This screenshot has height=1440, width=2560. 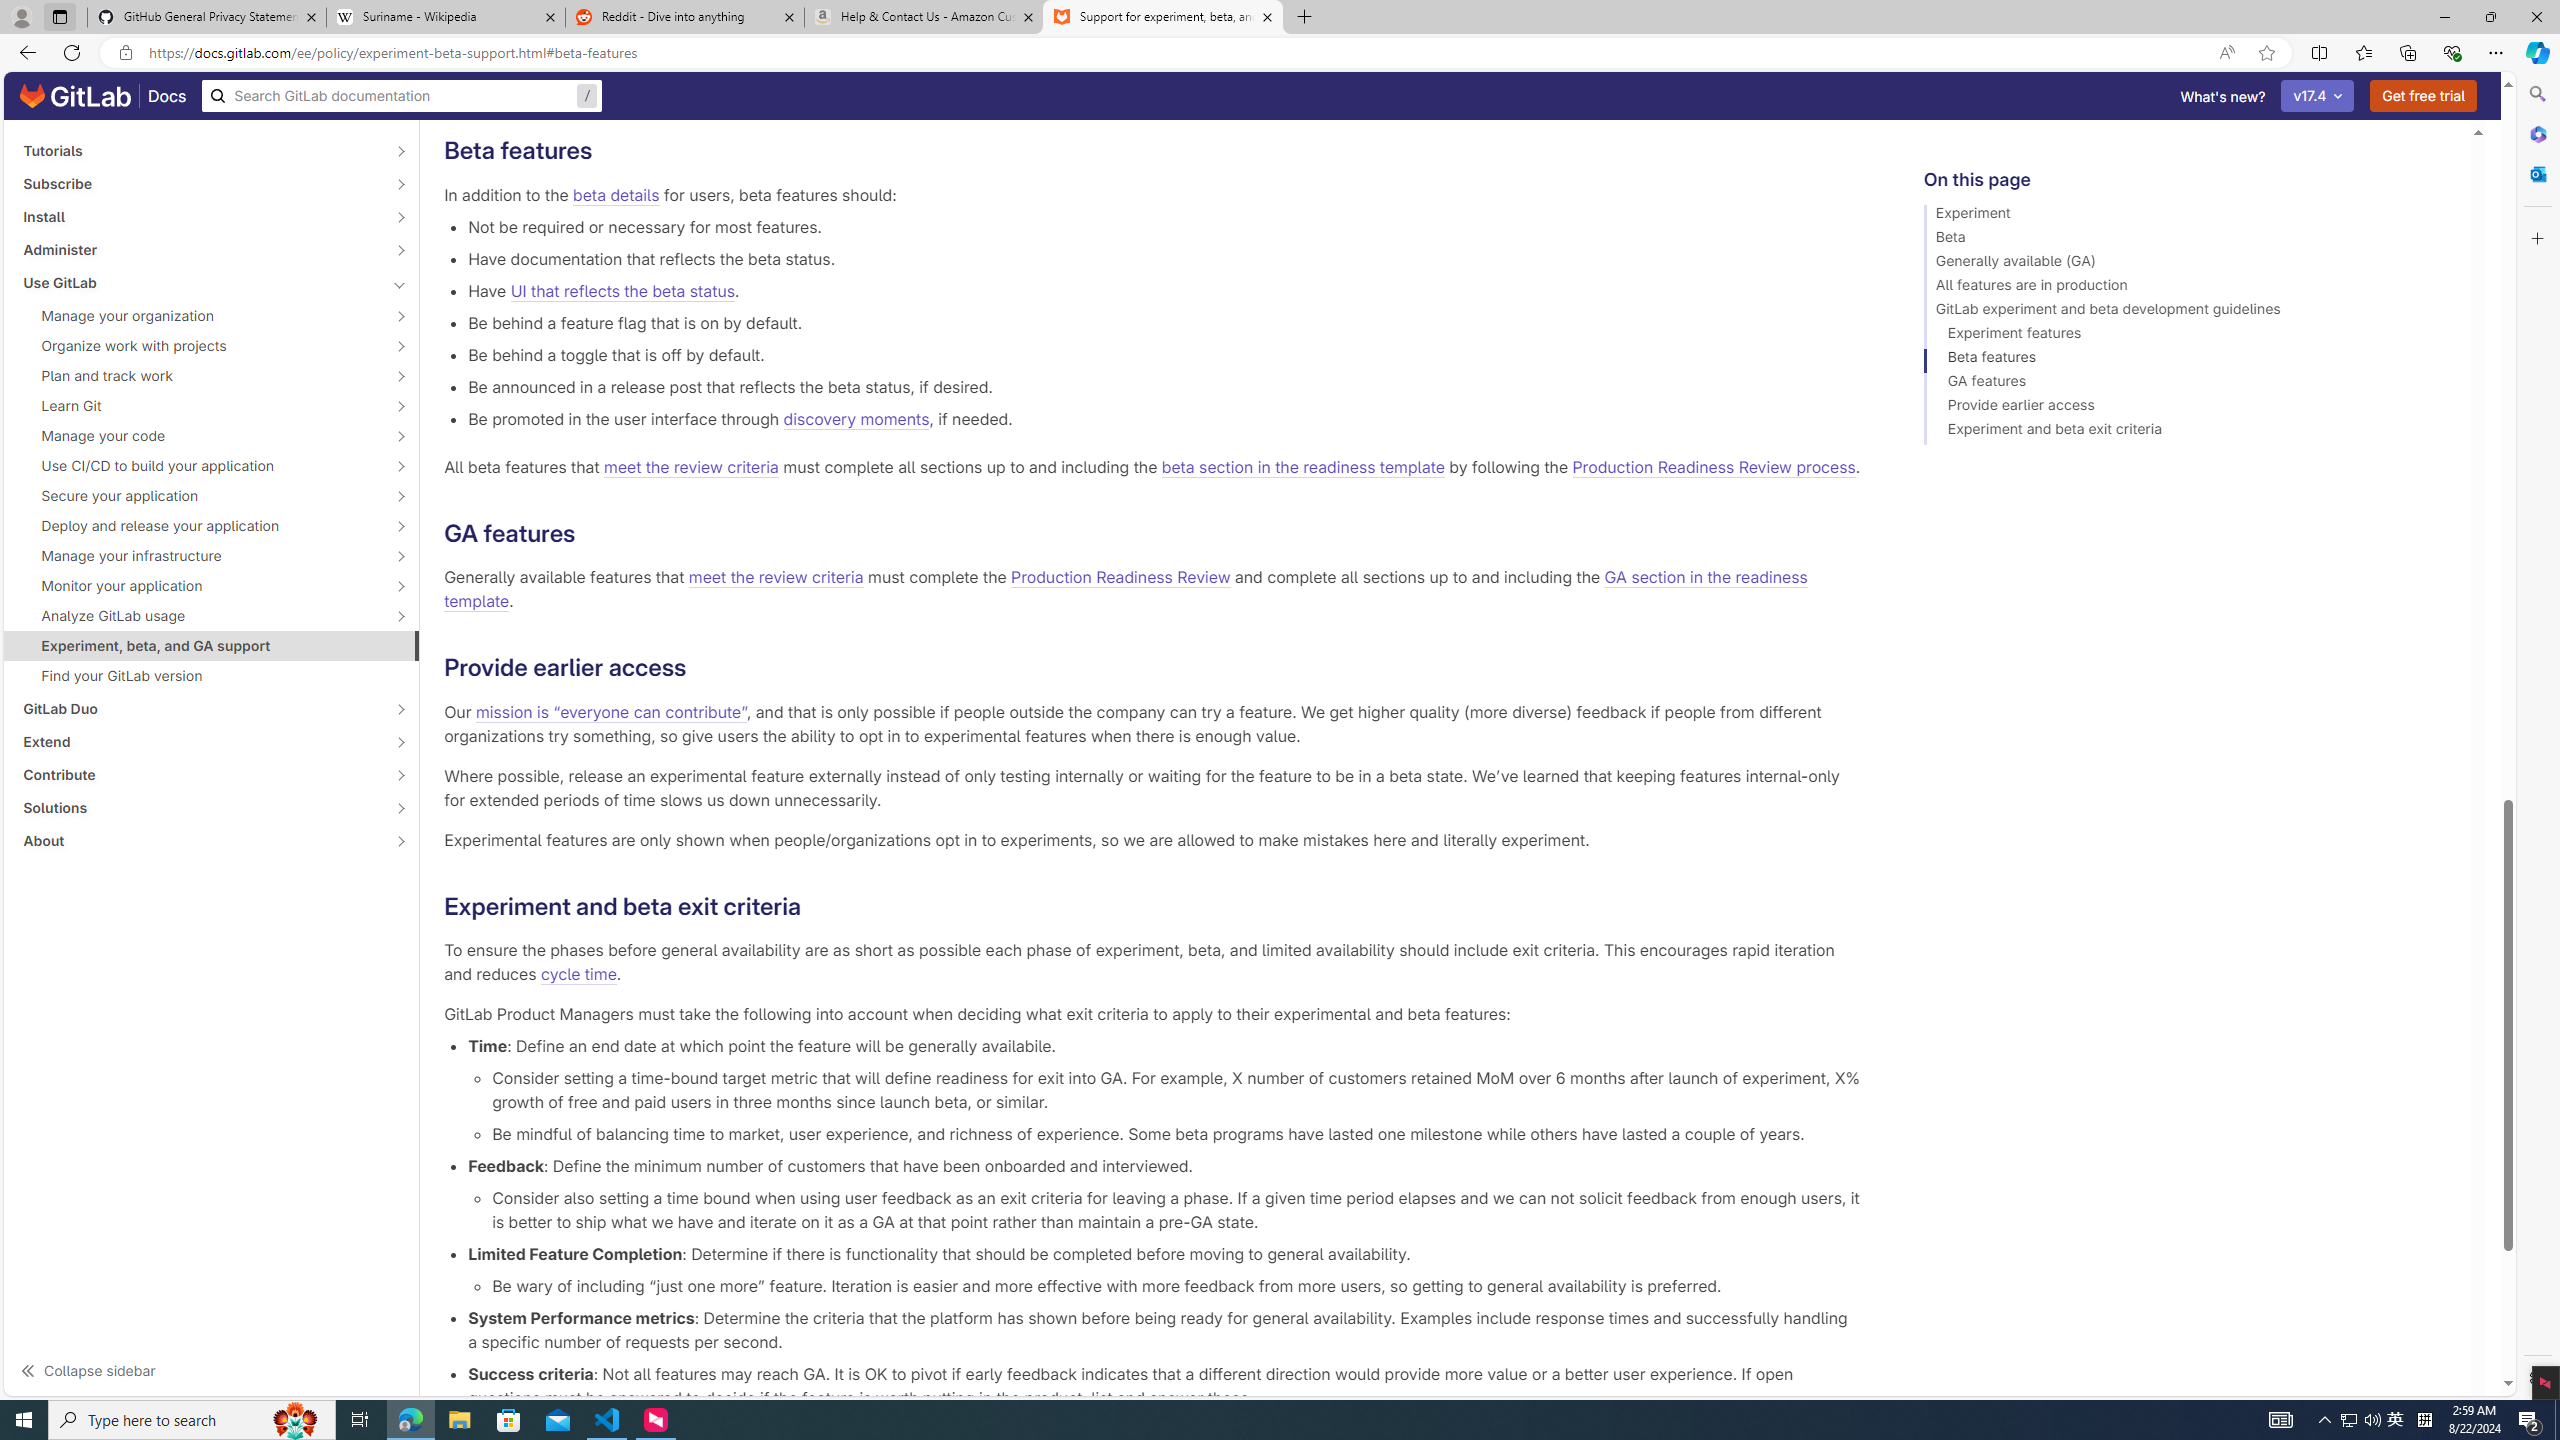 I want to click on 'Generally available (GA)', so click(x=2188, y=264).